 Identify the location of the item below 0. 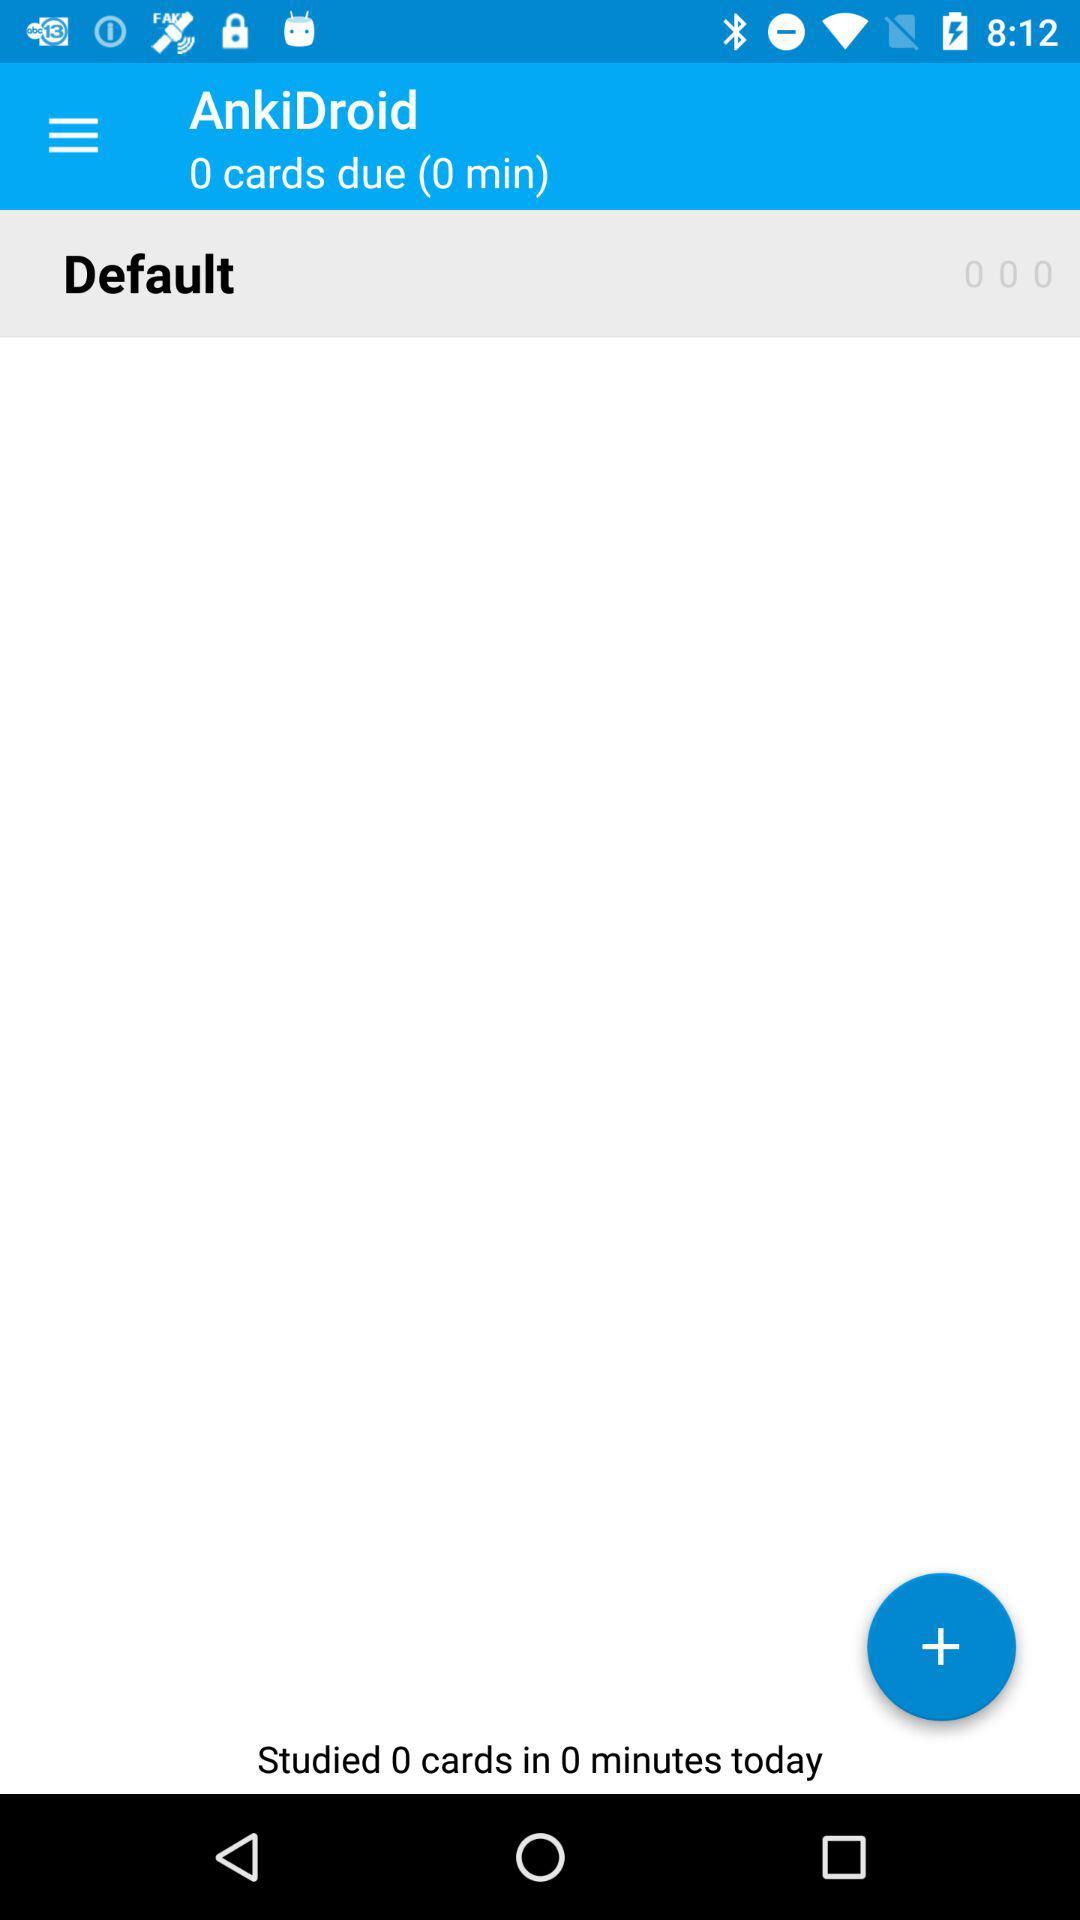
(941, 1654).